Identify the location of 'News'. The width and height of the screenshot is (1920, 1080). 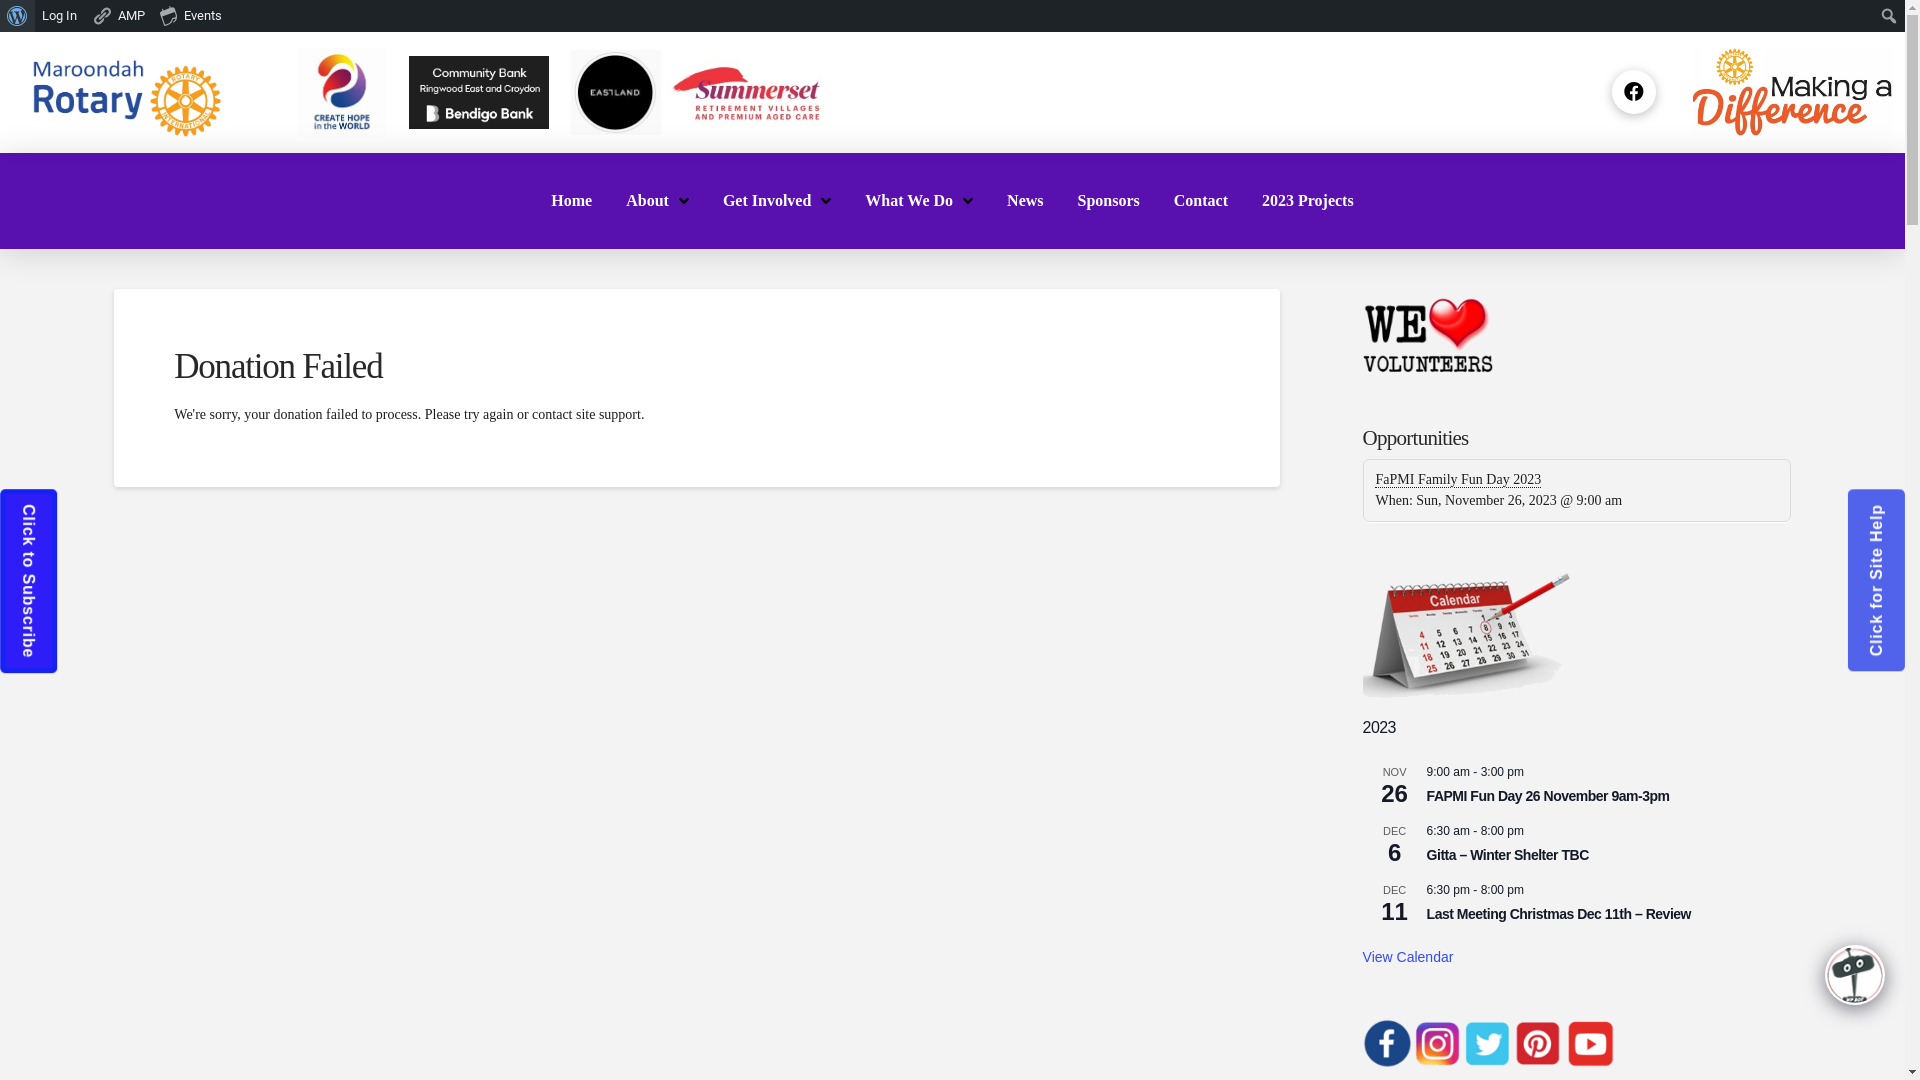
(989, 200).